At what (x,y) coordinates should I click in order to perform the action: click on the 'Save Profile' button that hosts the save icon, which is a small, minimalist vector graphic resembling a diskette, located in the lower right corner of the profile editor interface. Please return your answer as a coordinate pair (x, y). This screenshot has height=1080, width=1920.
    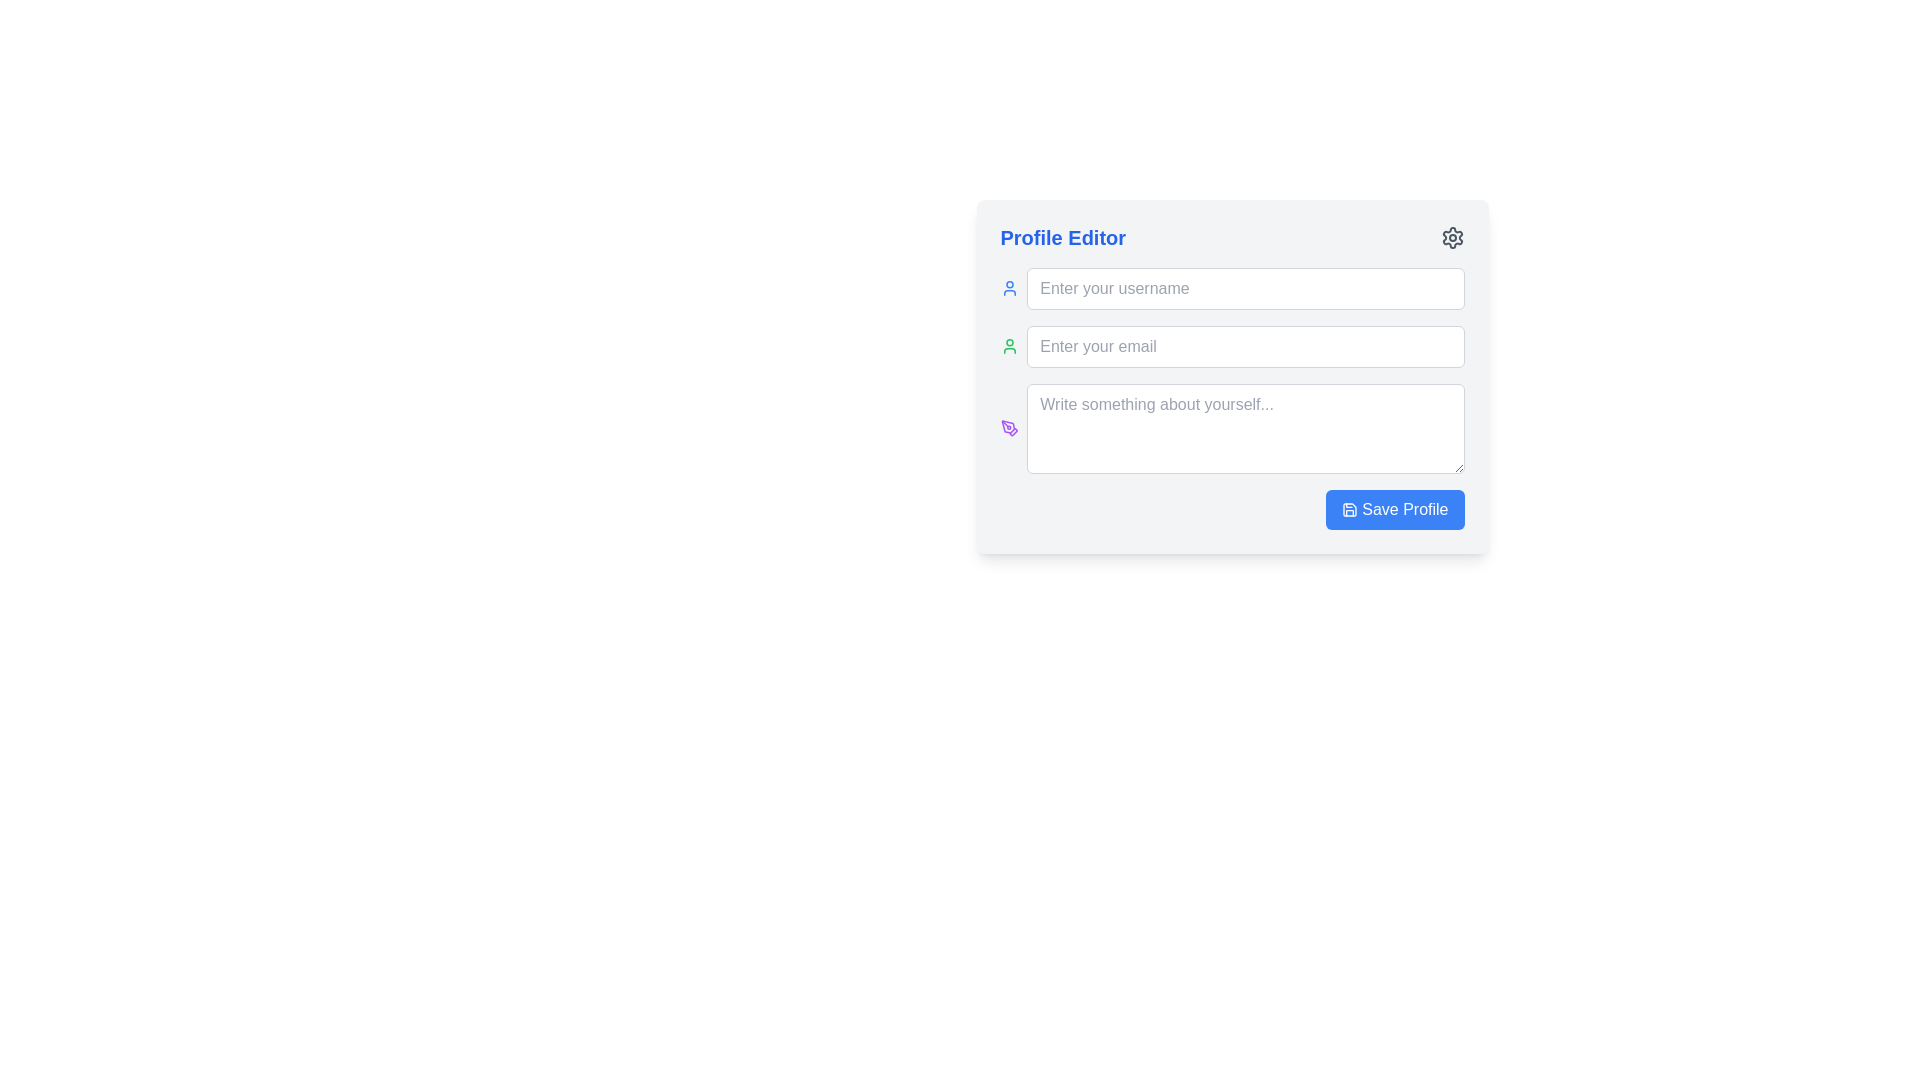
    Looking at the image, I should click on (1350, 508).